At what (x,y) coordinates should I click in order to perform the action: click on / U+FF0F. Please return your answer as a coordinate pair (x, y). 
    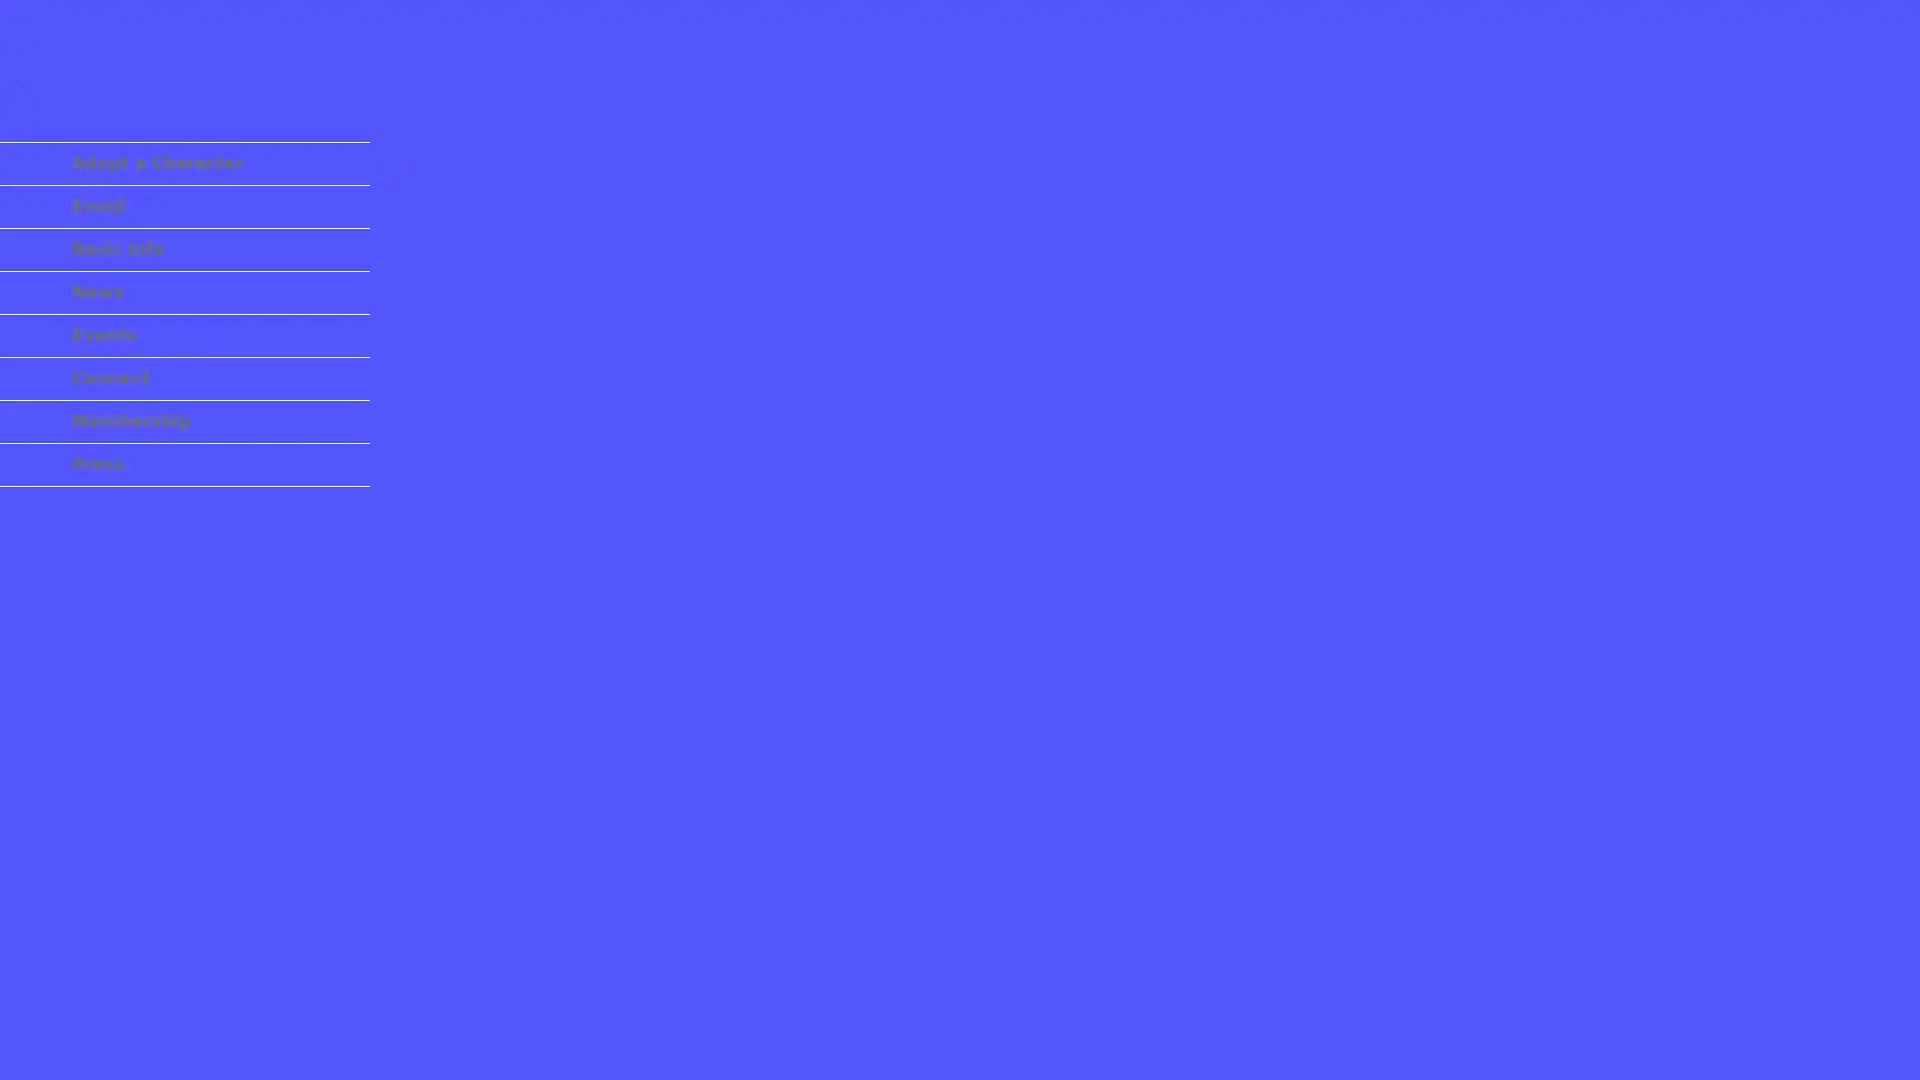
    Looking at the image, I should click on (1378, 857).